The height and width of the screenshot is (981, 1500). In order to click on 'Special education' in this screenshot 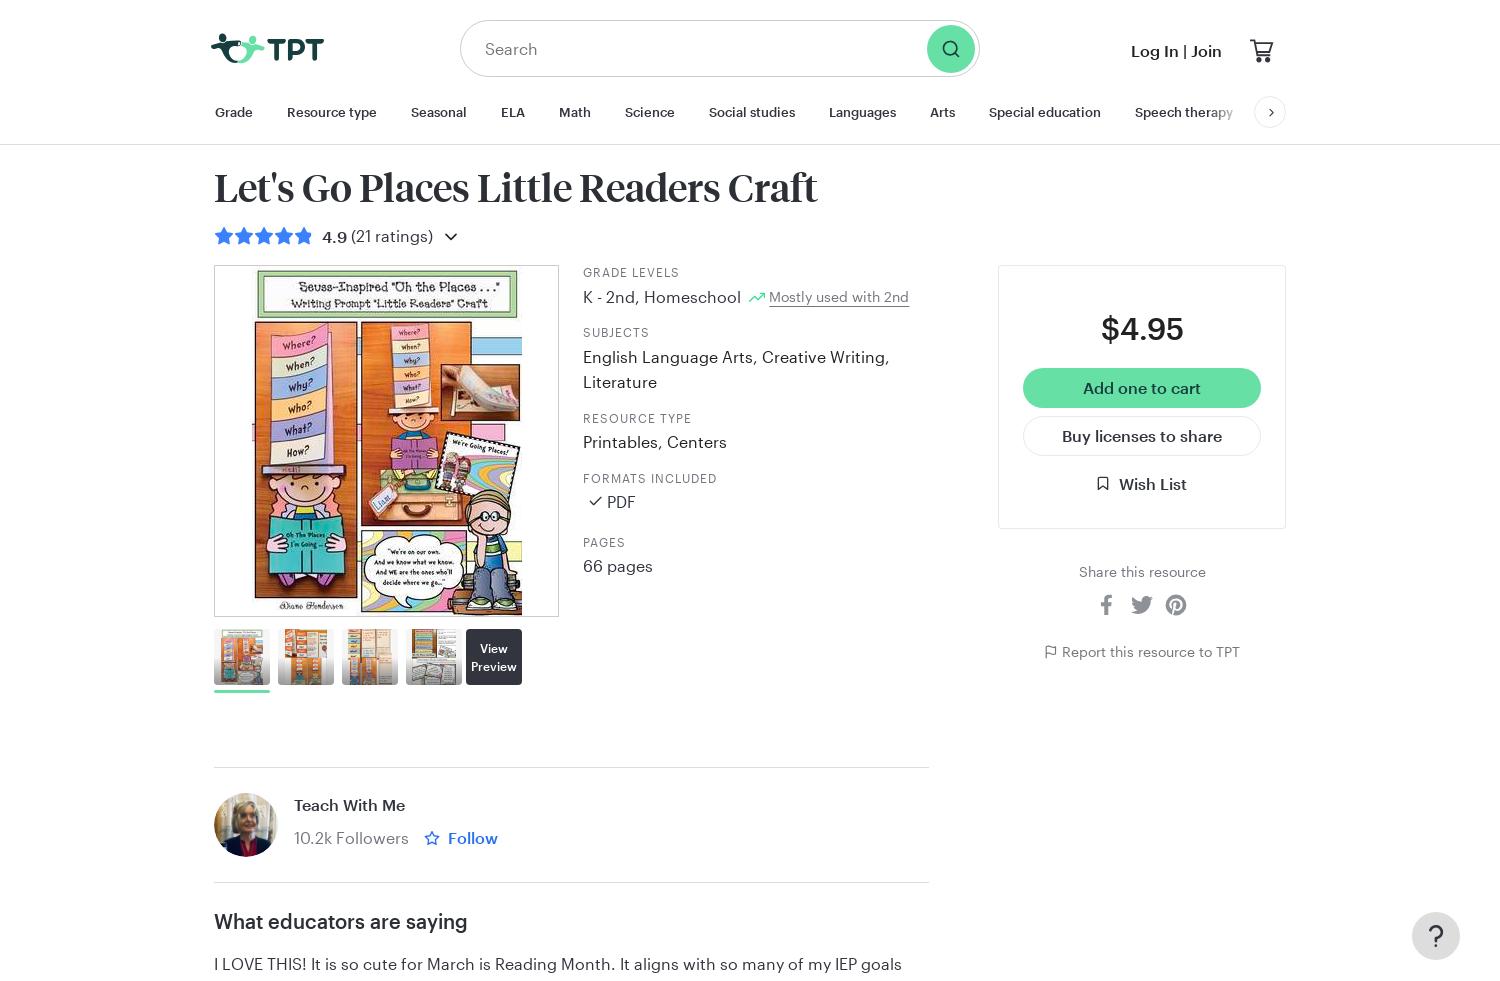, I will do `click(1045, 111)`.